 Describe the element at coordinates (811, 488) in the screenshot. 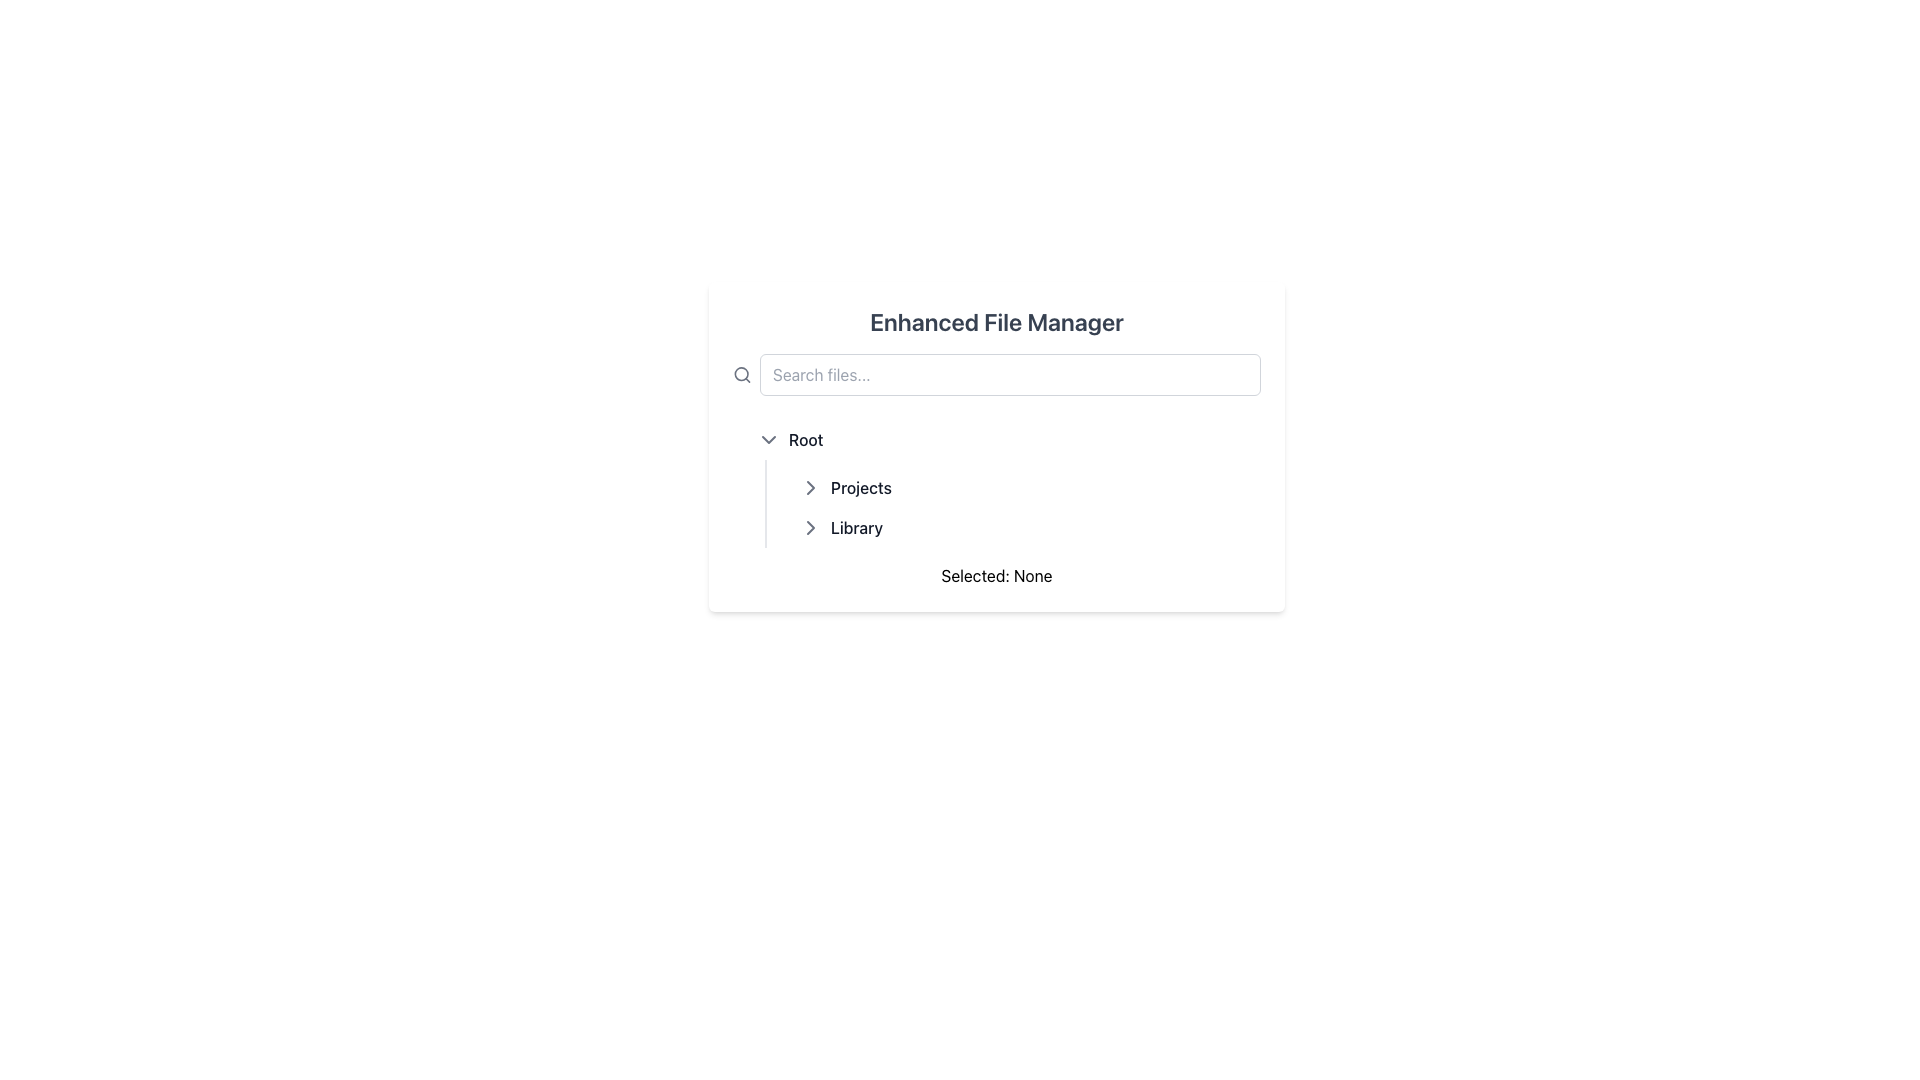

I see `the Icon Button that indicates the expand/collapse state of the 'Projects' section in the navigation tree, located under 'Root' and preceding the 'Projects' label` at that location.